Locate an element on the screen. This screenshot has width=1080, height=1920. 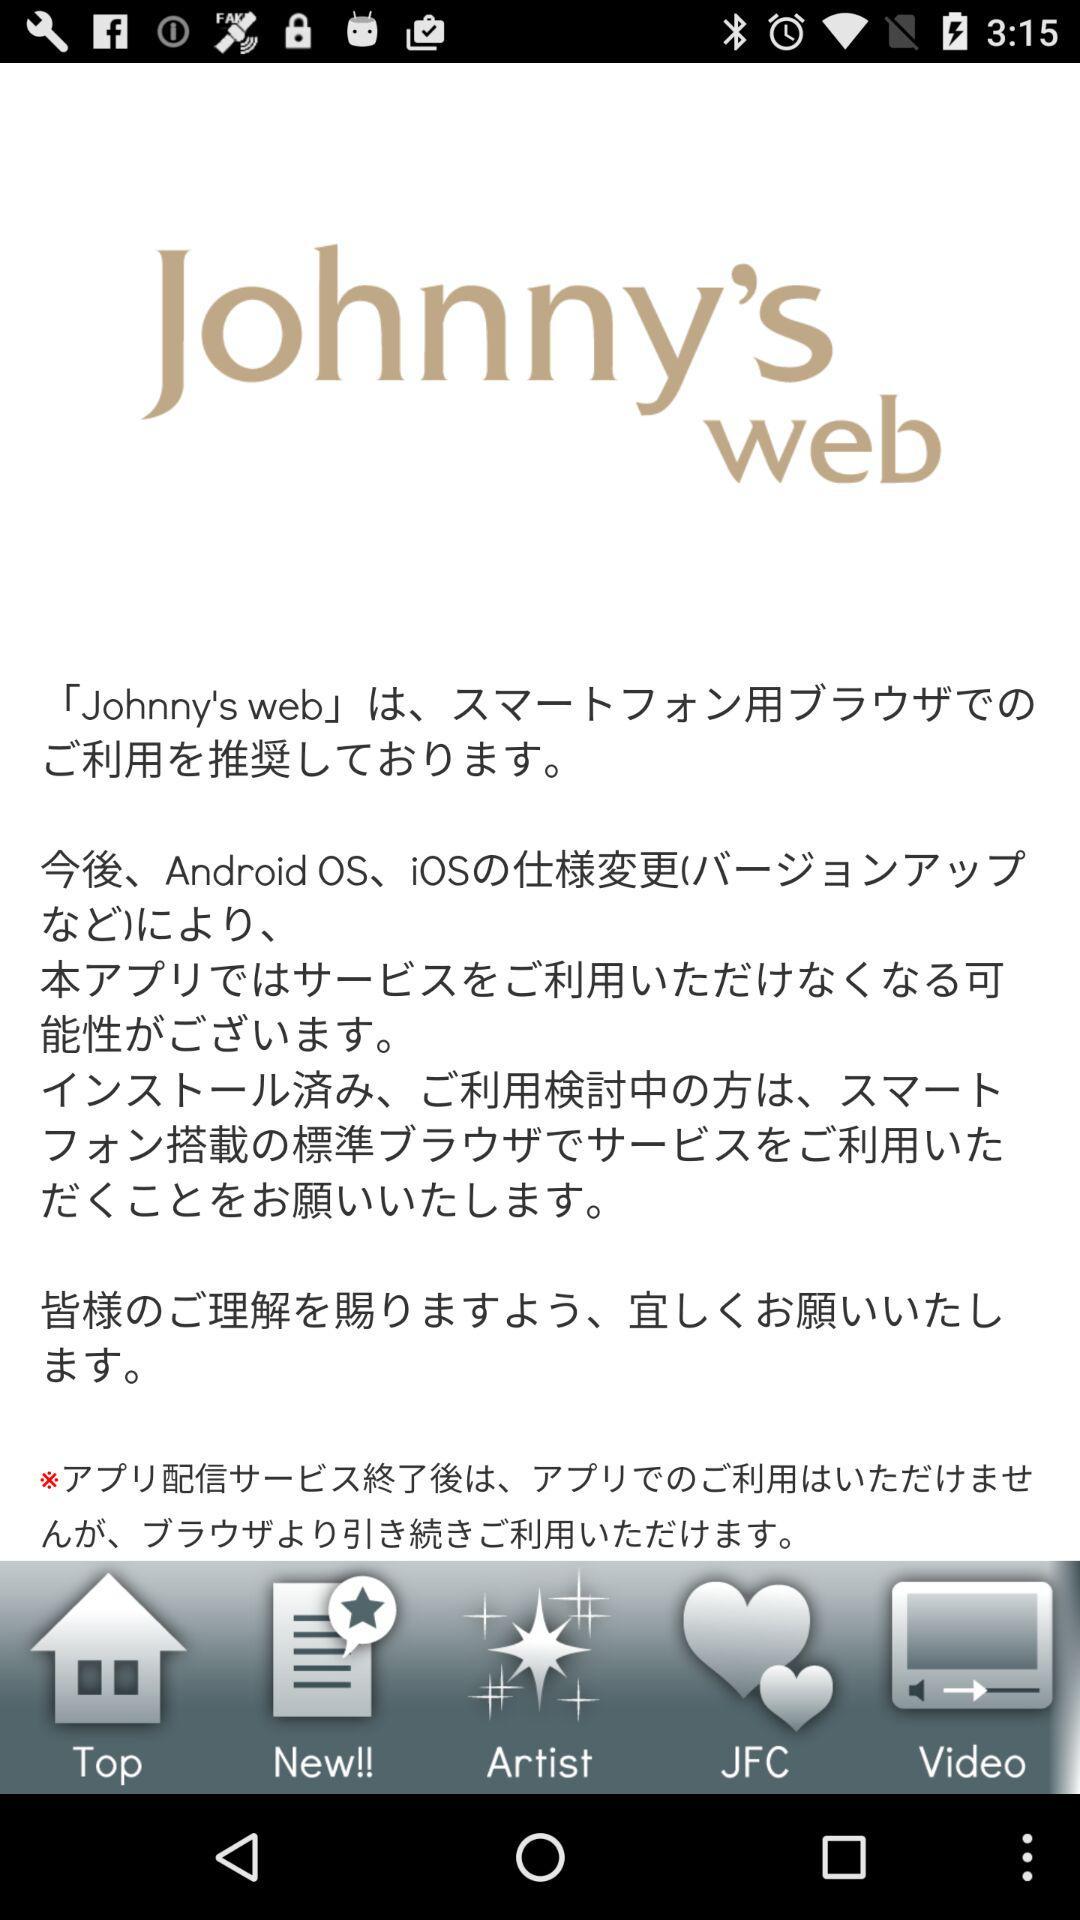
the favorite icon is located at coordinates (756, 1795).